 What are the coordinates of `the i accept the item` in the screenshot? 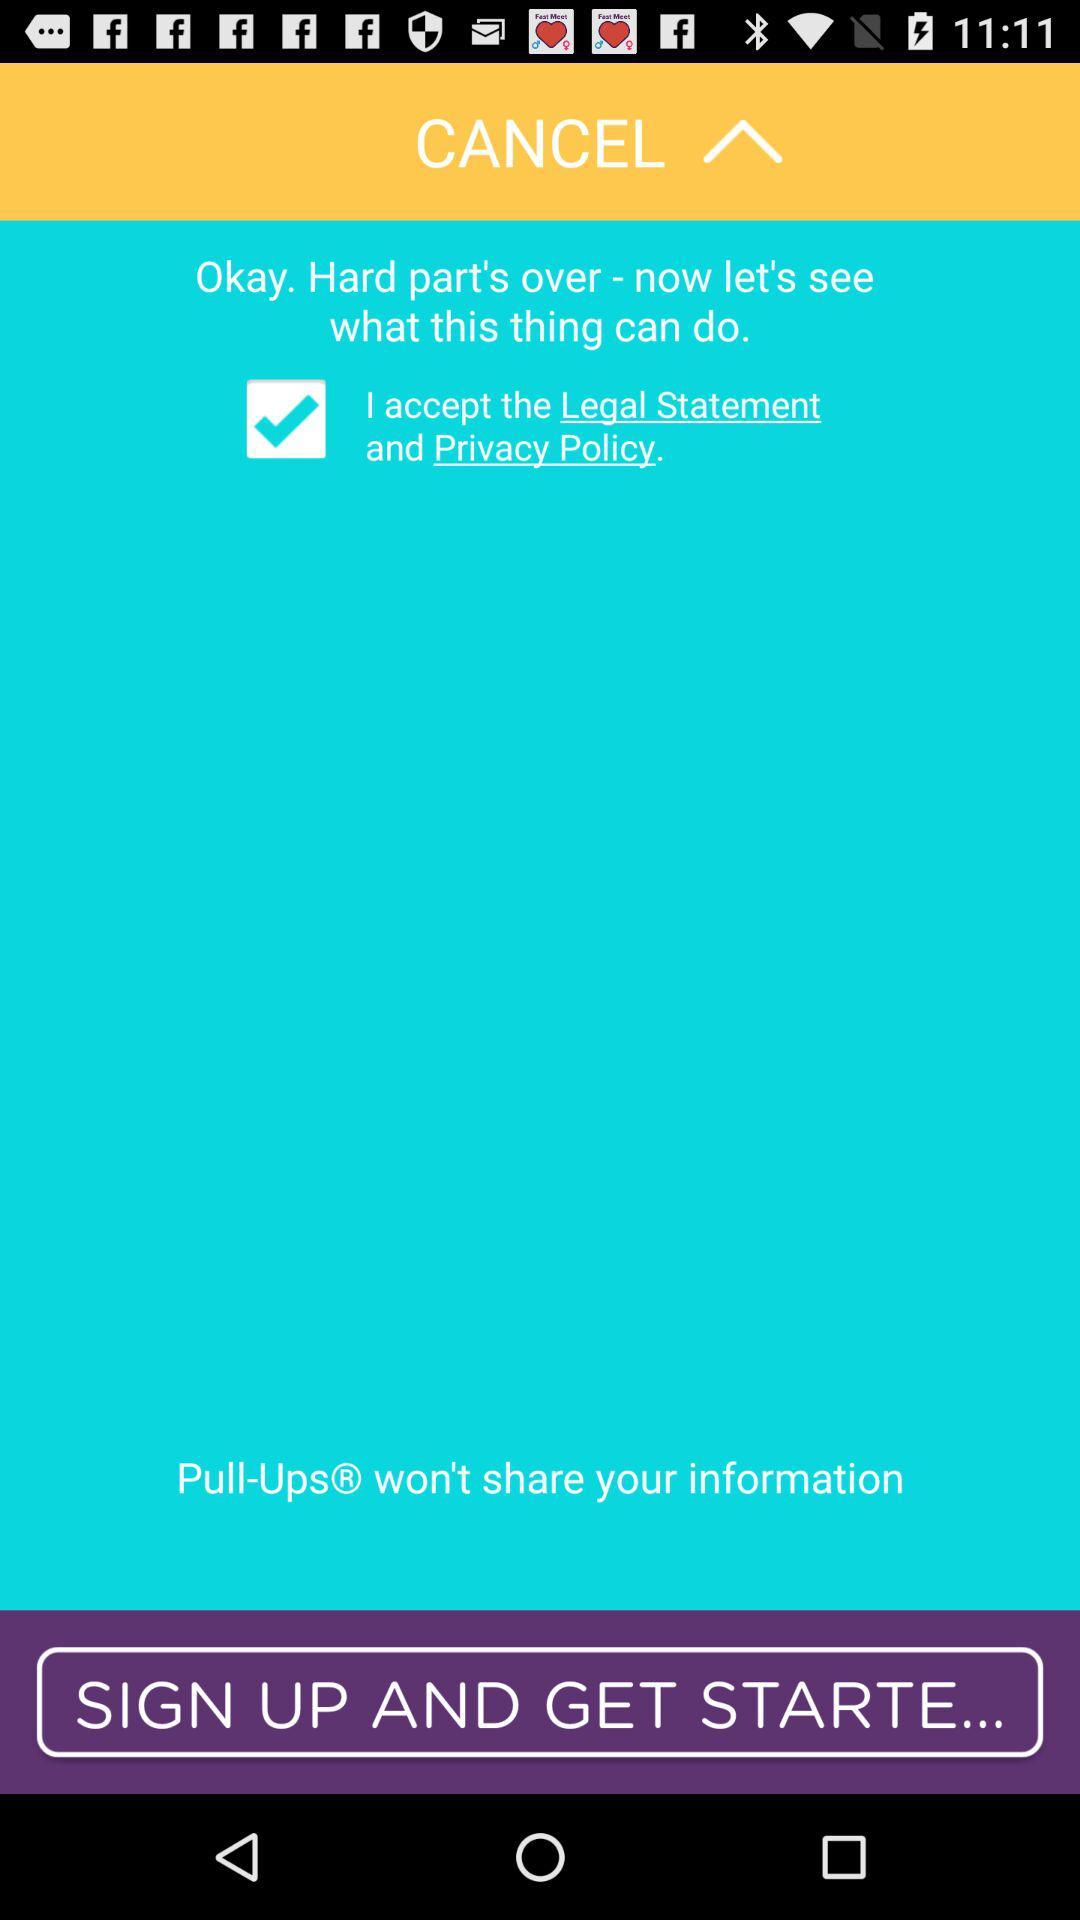 It's located at (578, 424).